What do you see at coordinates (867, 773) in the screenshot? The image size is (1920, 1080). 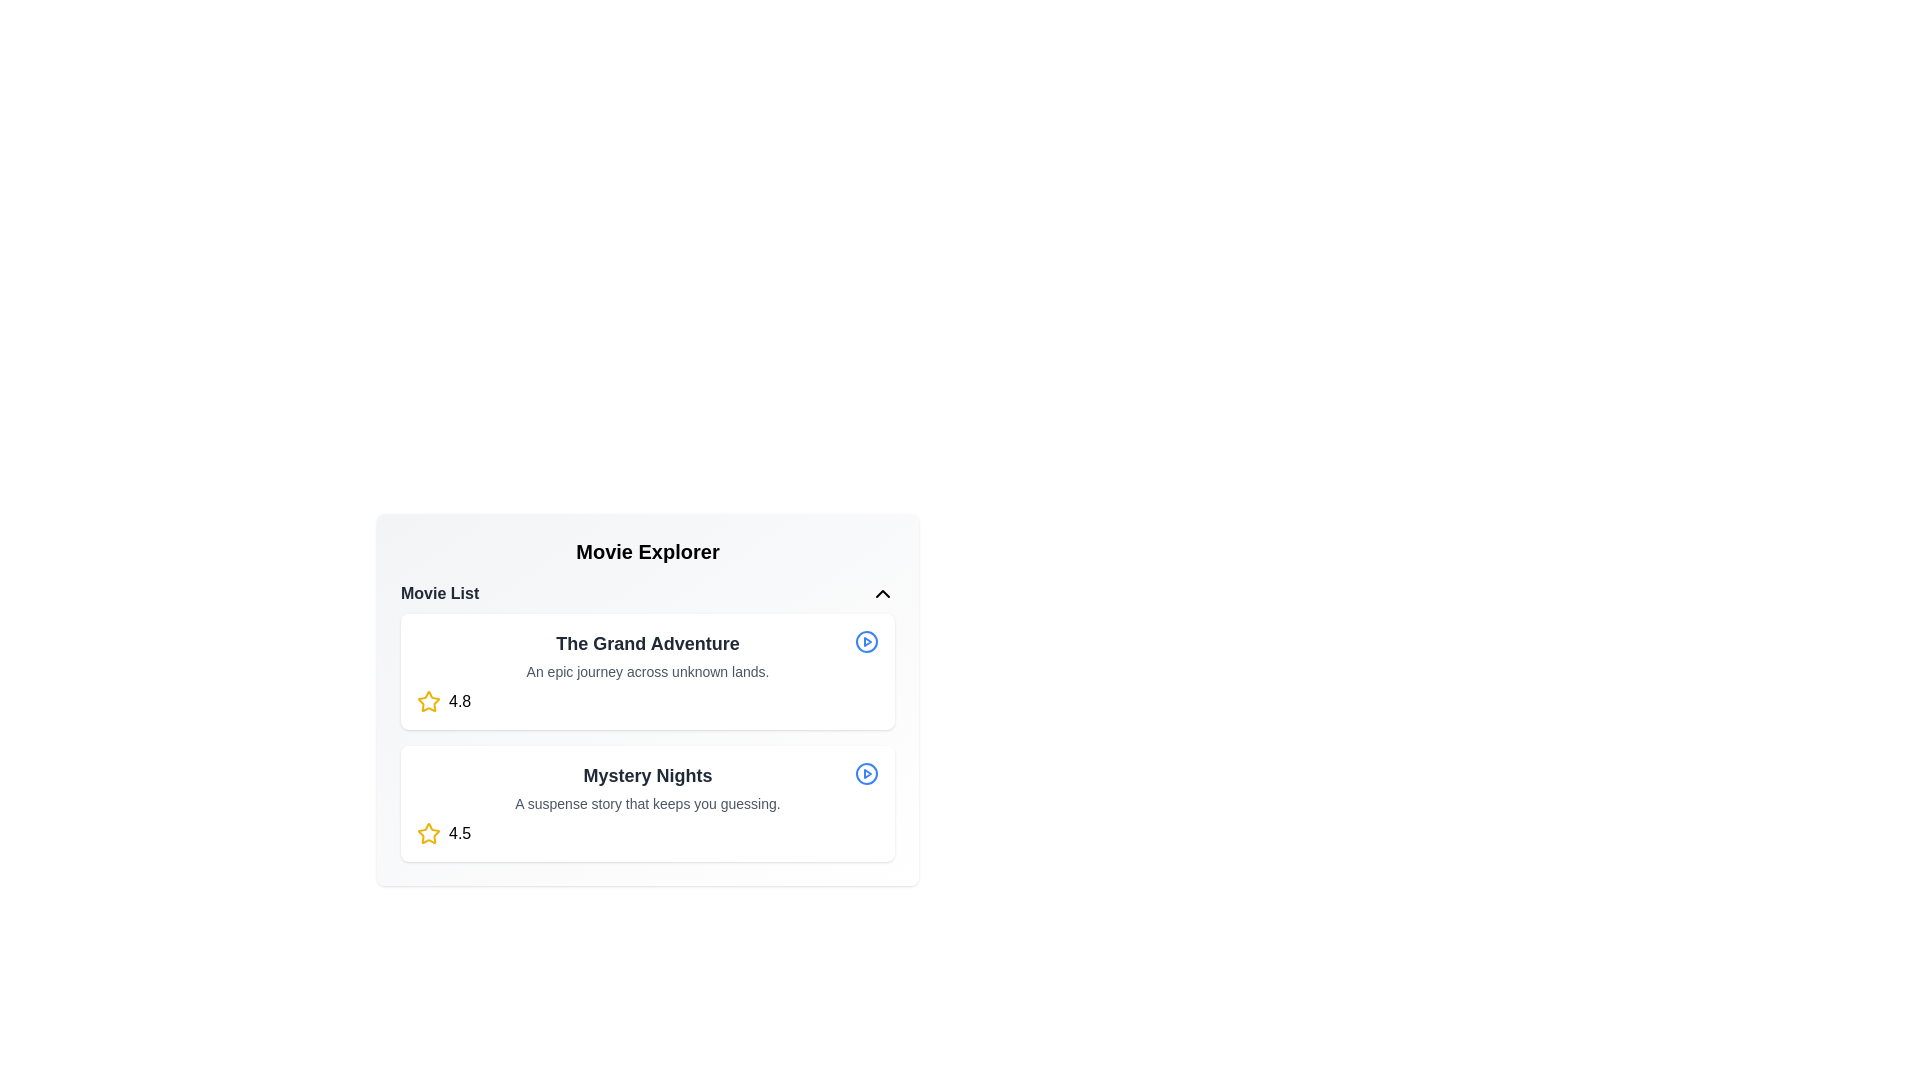 I see `play button for the movie titled Mystery Nights` at bounding box center [867, 773].